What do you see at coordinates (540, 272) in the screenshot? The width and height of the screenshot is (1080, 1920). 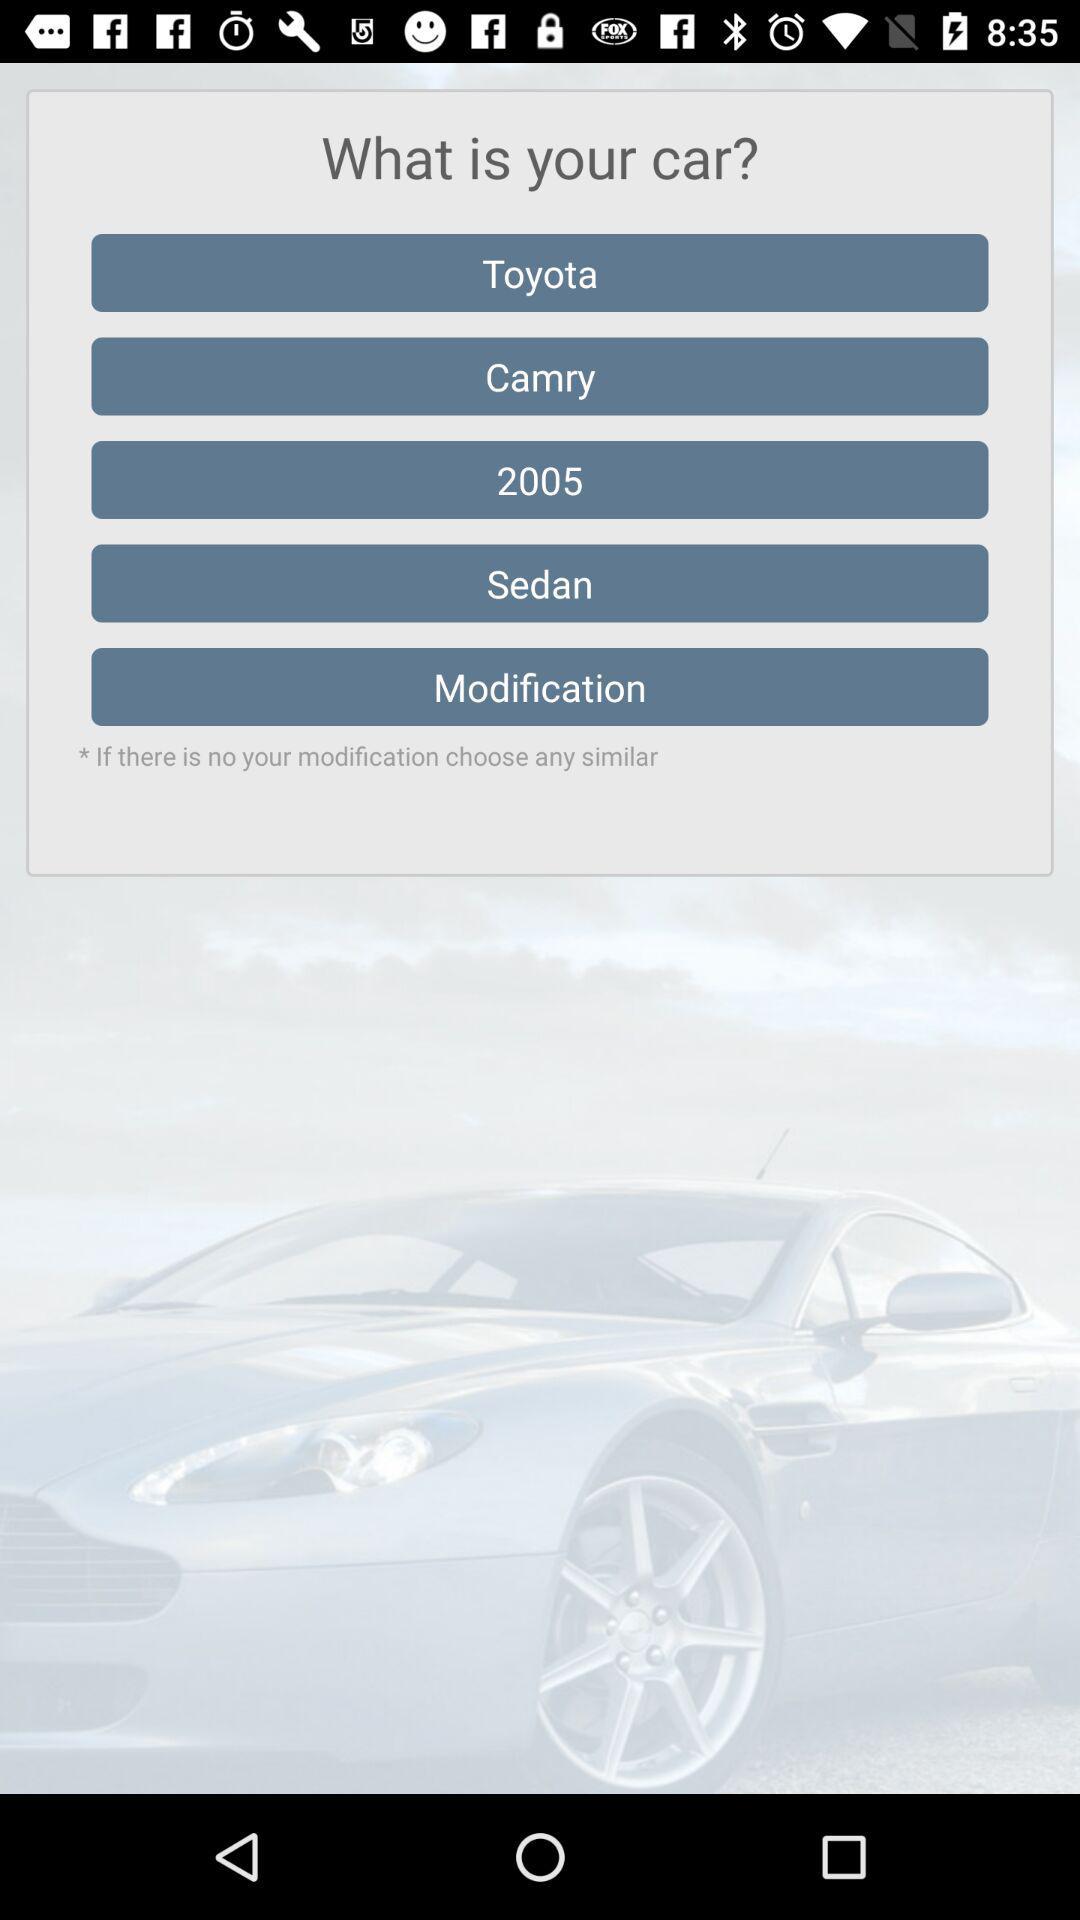 I see `the icon below what is your item` at bounding box center [540, 272].